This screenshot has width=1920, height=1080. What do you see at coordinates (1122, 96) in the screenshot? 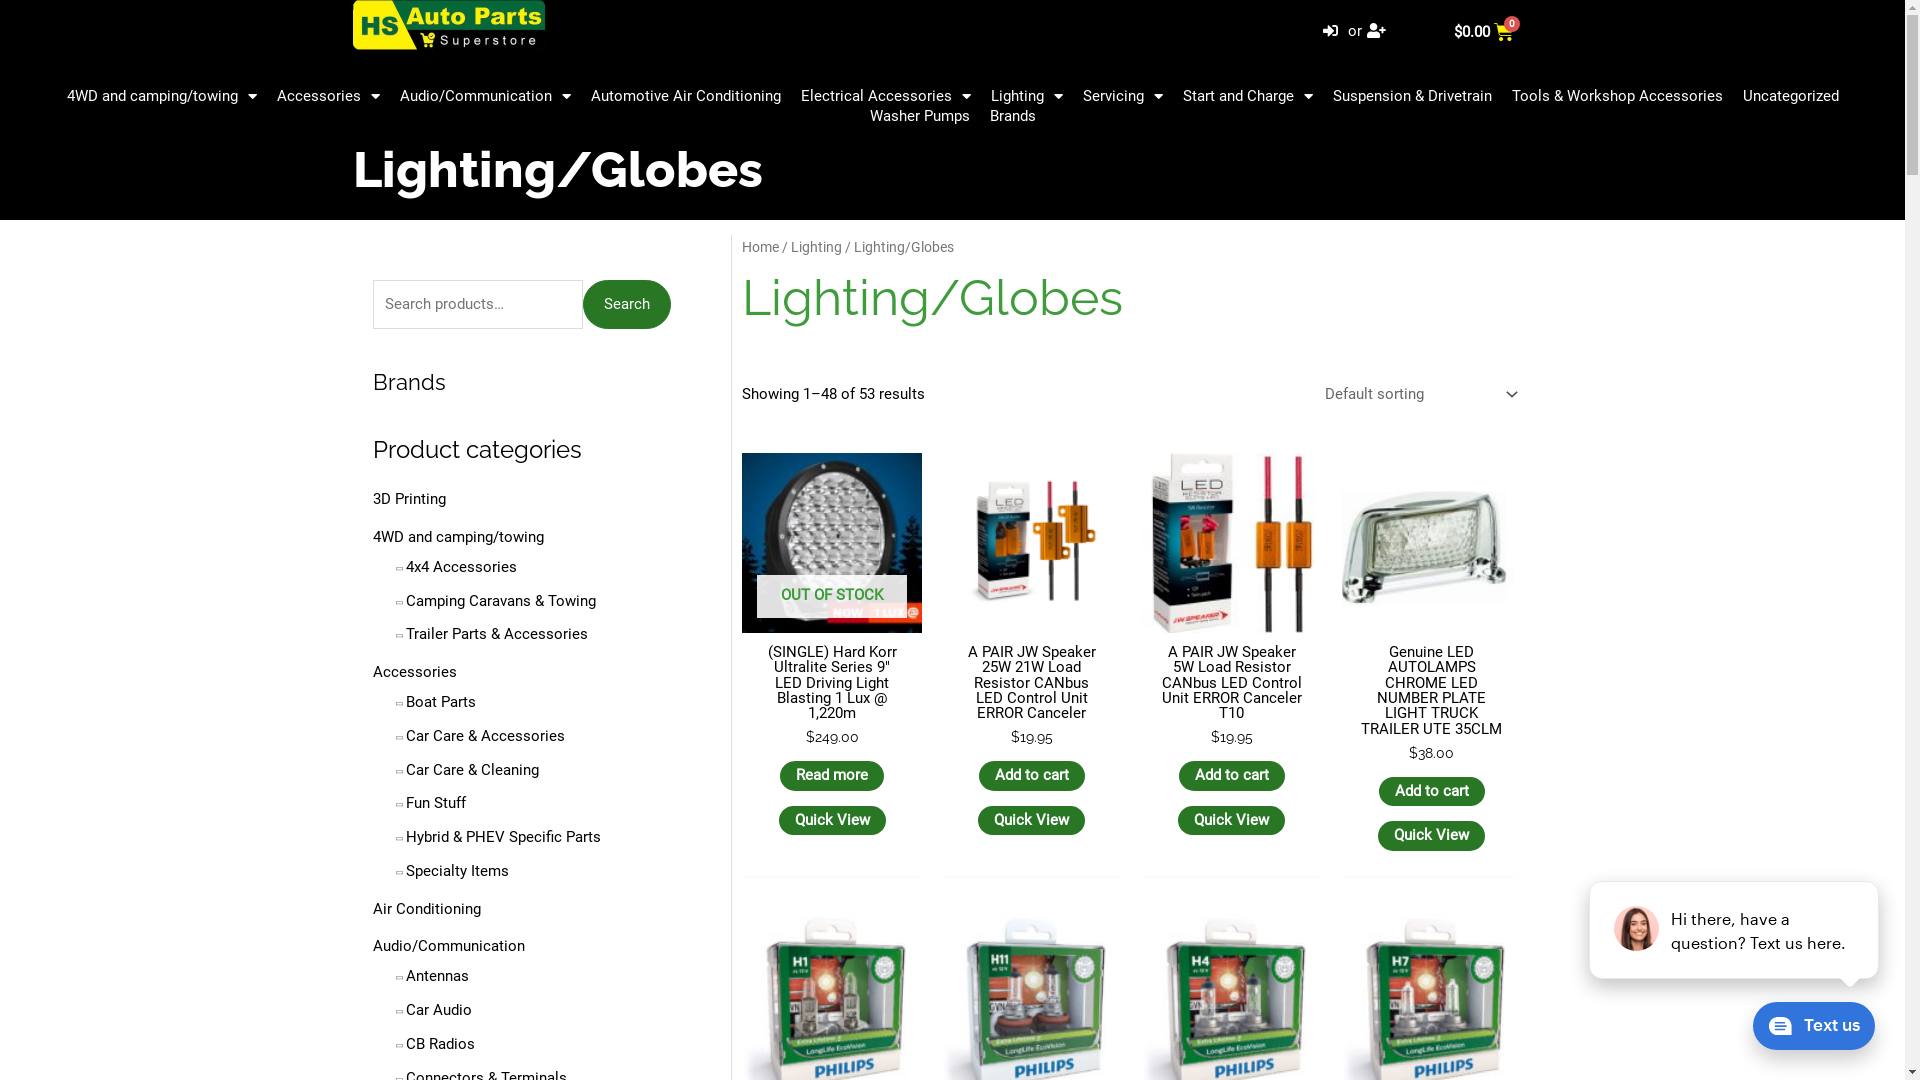
I see `'Servicing'` at bounding box center [1122, 96].